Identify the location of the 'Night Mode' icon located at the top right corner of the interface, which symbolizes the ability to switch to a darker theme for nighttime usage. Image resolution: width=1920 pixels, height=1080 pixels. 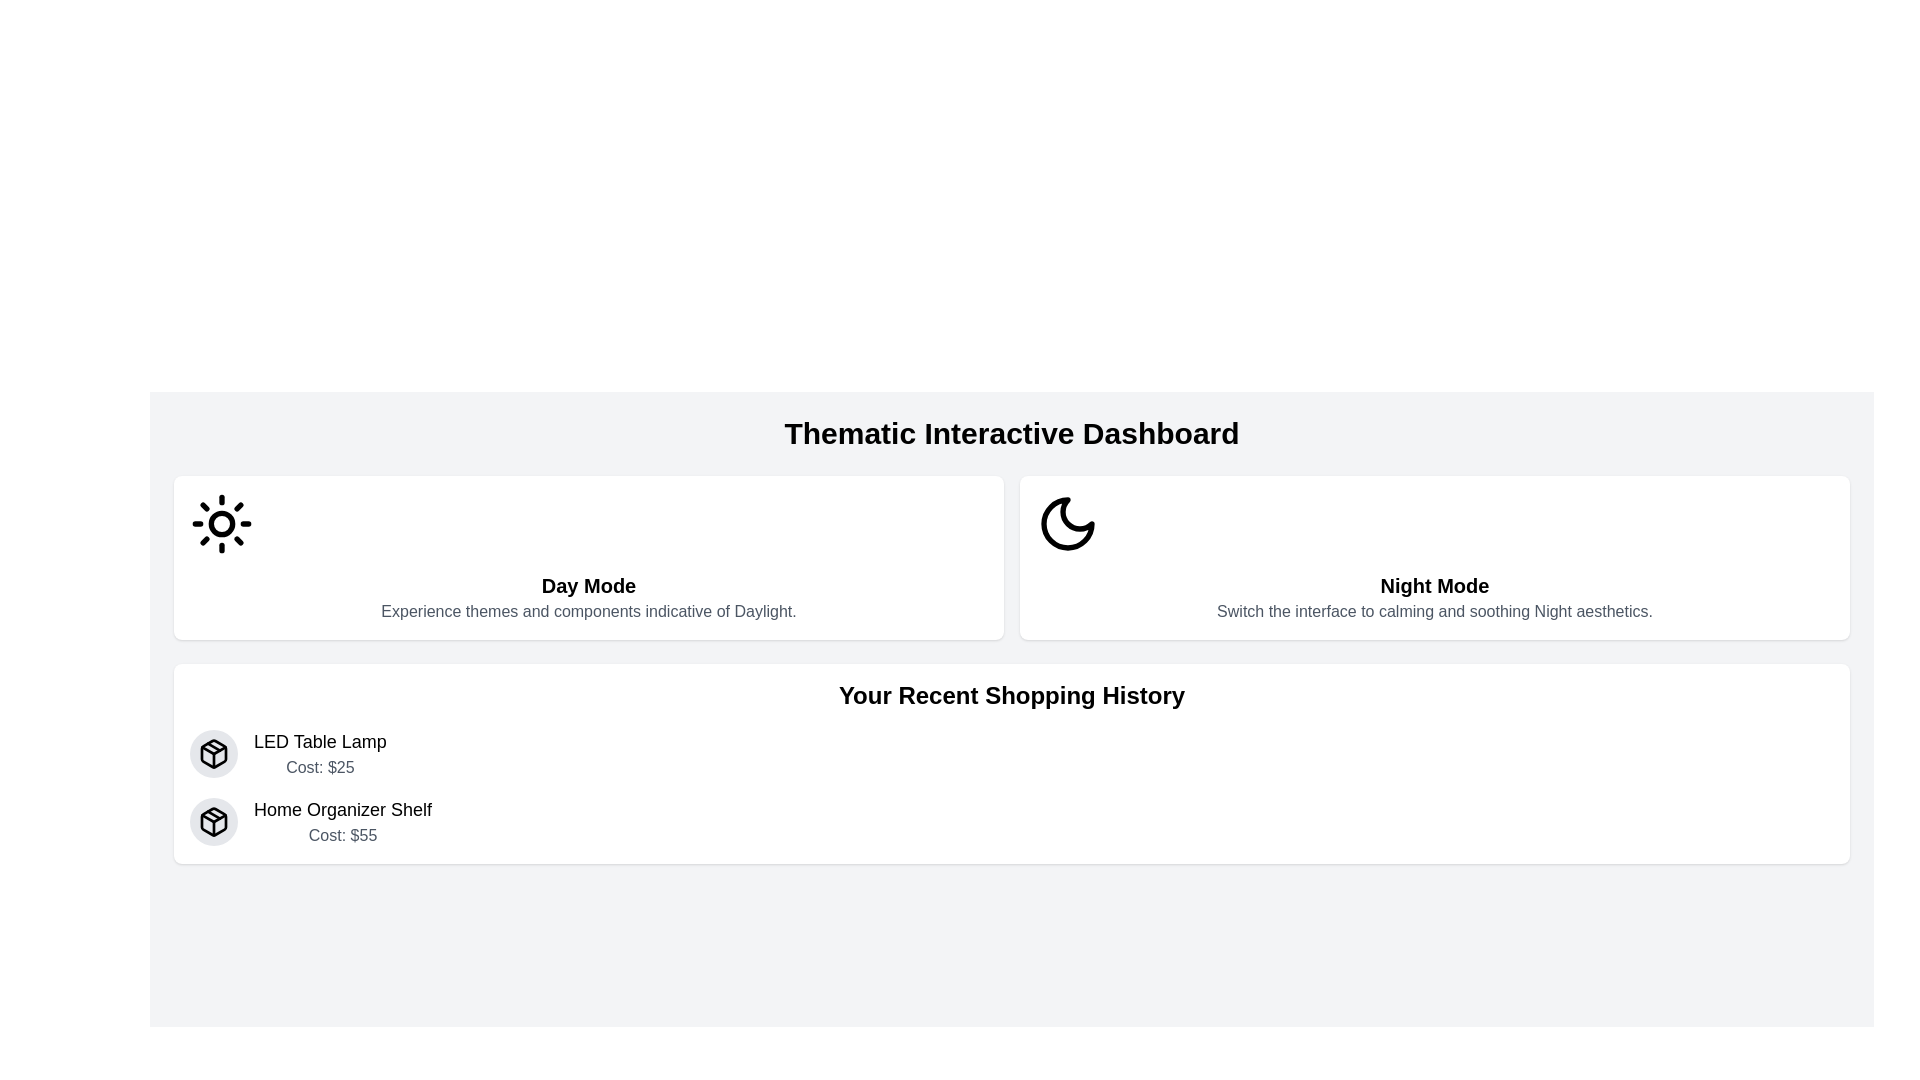
(1067, 523).